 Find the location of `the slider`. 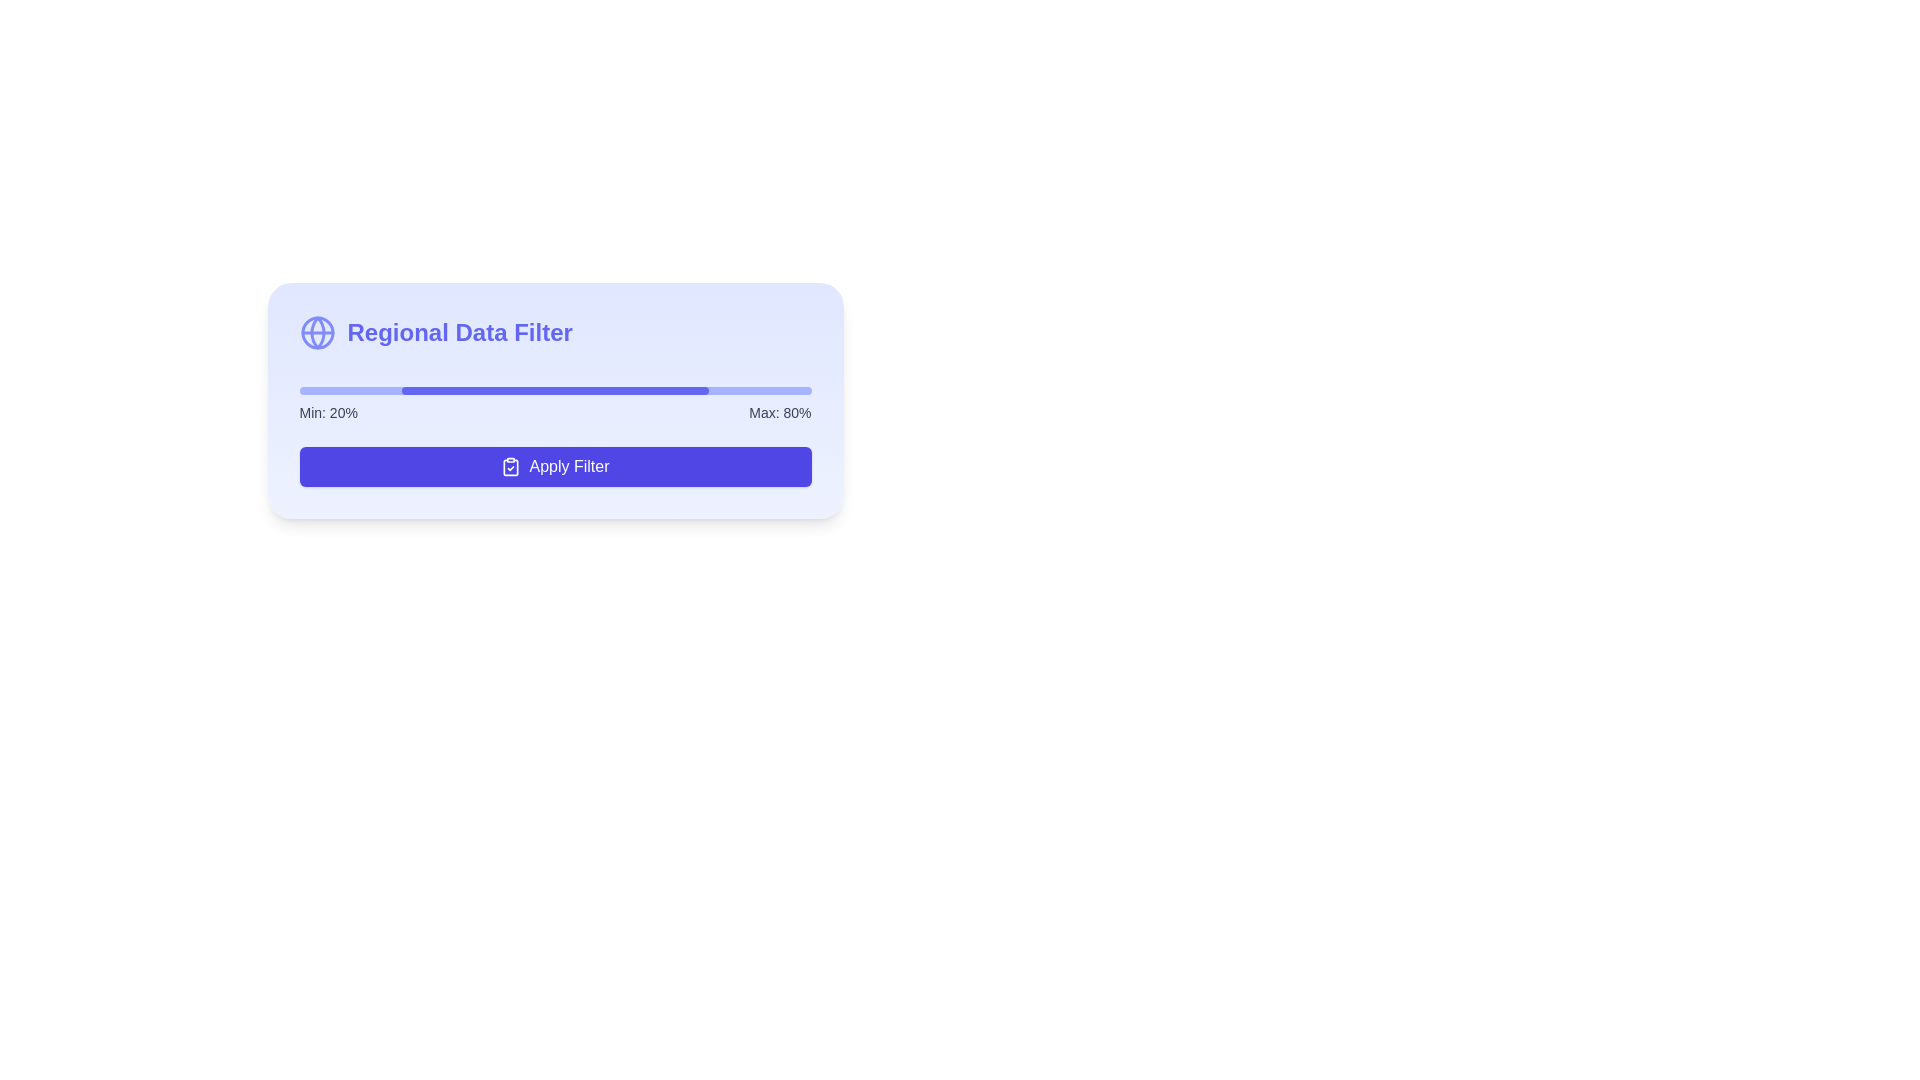

the slider is located at coordinates (345, 386).